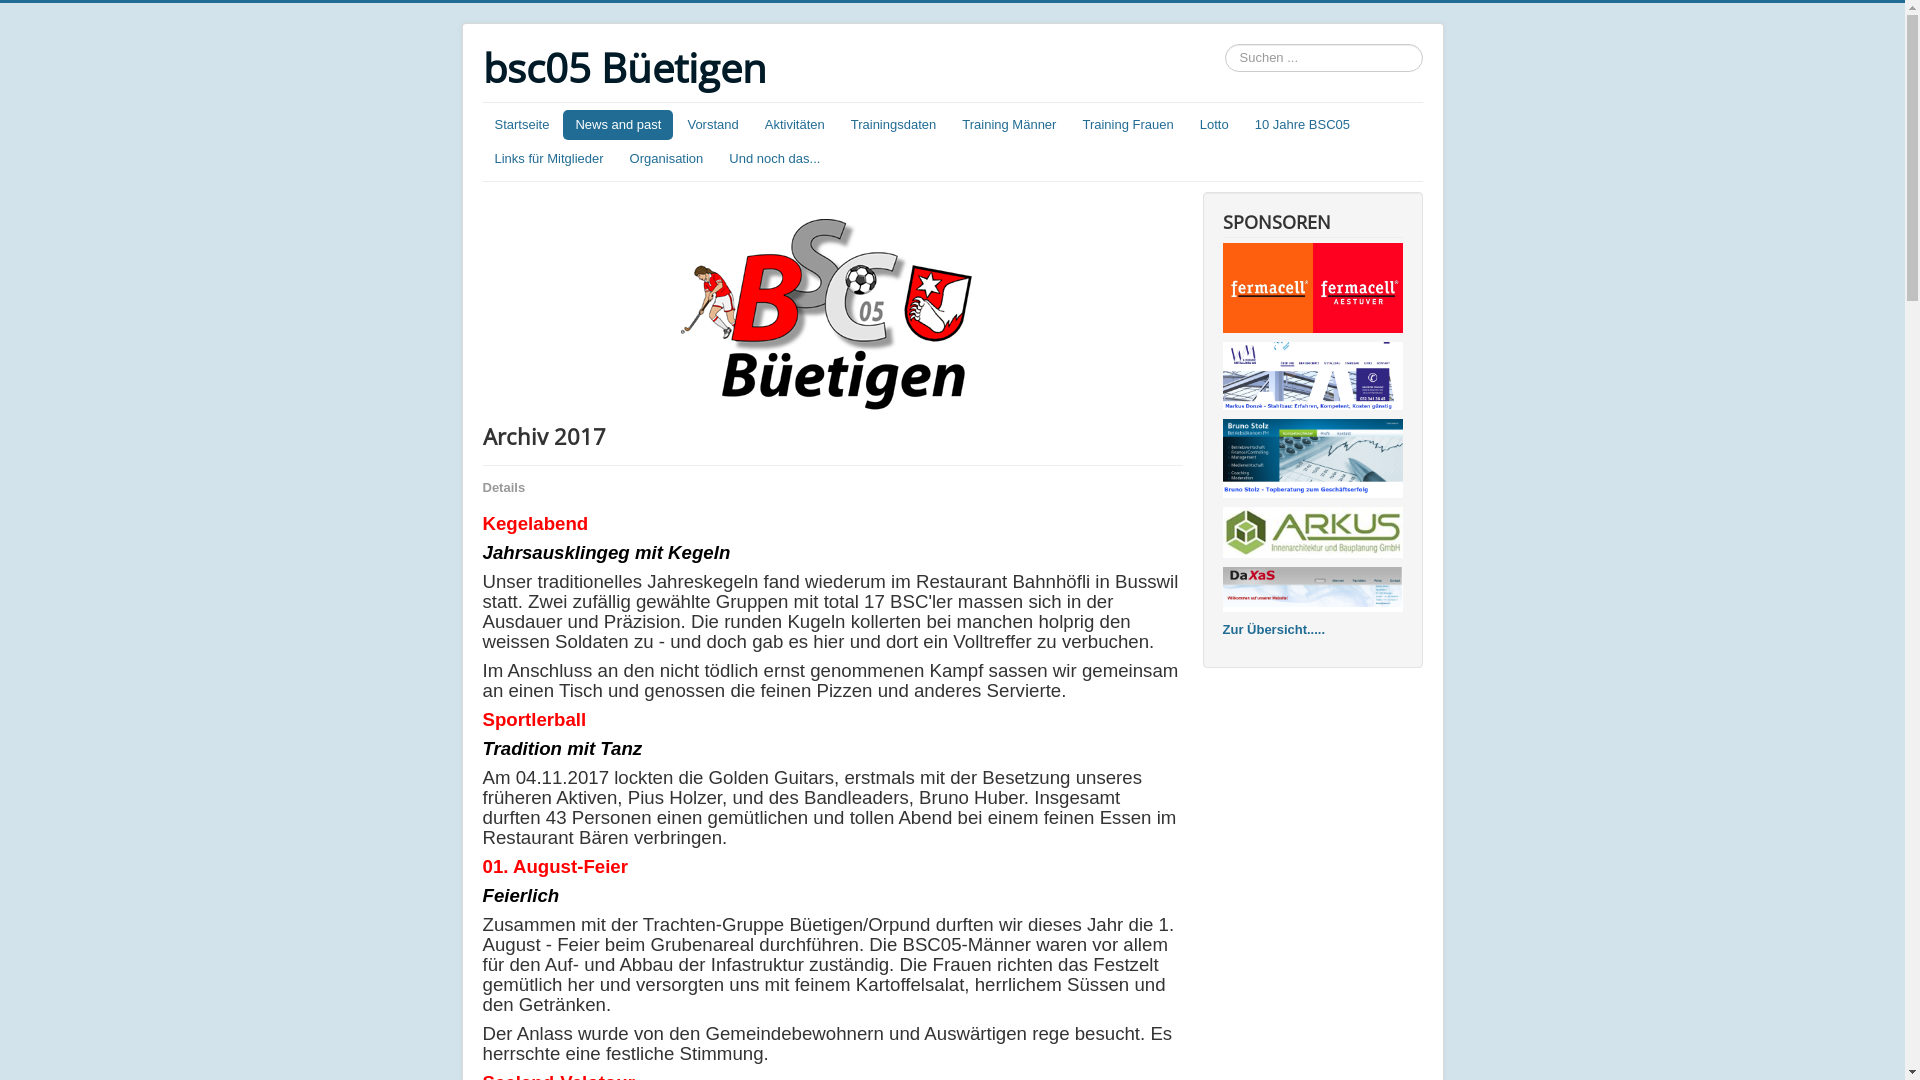  Describe the element at coordinates (521, 124) in the screenshot. I see `'Startseite'` at that location.